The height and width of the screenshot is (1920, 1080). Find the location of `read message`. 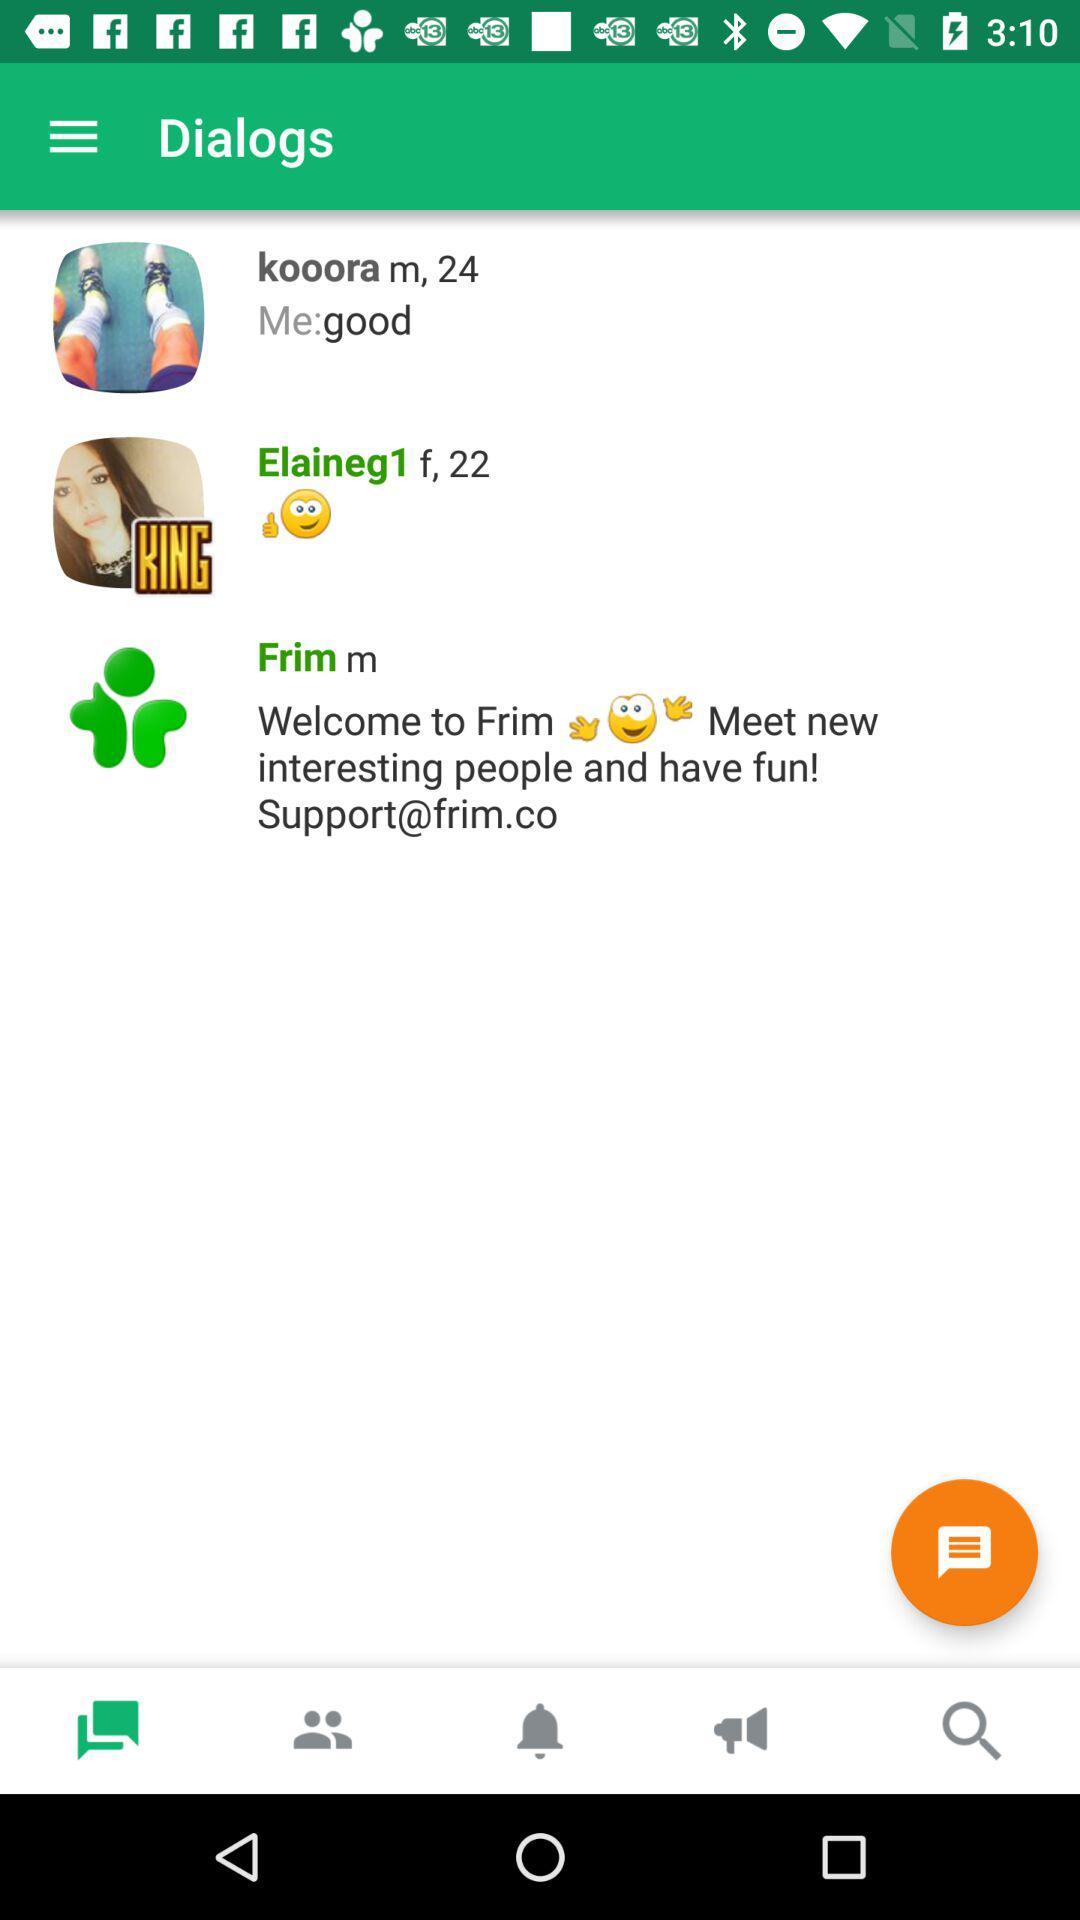

read message is located at coordinates (963, 1551).